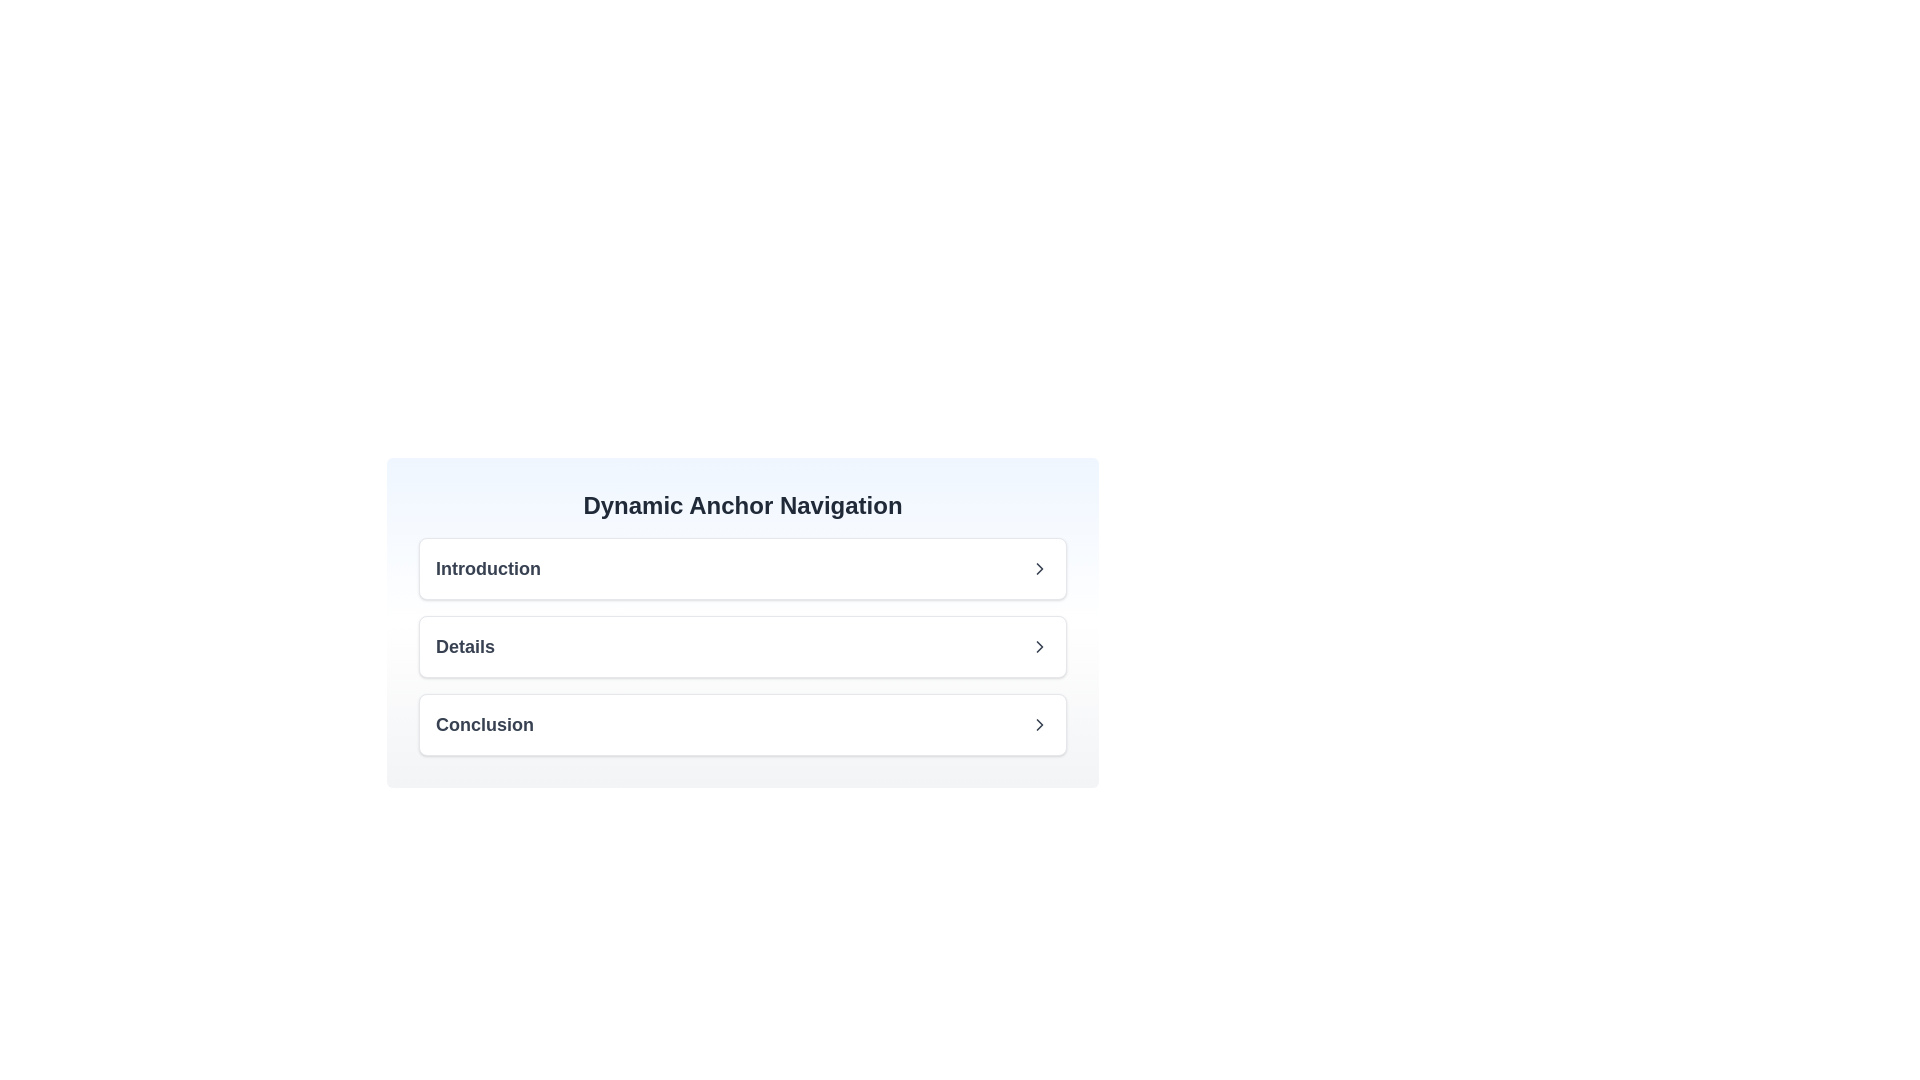  I want to click on the 'Details' button, which is the second button among three rectangular boxes arranged vertically, located below the 'Introduction' box and above the 'Conclusion' box, so click(742, 647).